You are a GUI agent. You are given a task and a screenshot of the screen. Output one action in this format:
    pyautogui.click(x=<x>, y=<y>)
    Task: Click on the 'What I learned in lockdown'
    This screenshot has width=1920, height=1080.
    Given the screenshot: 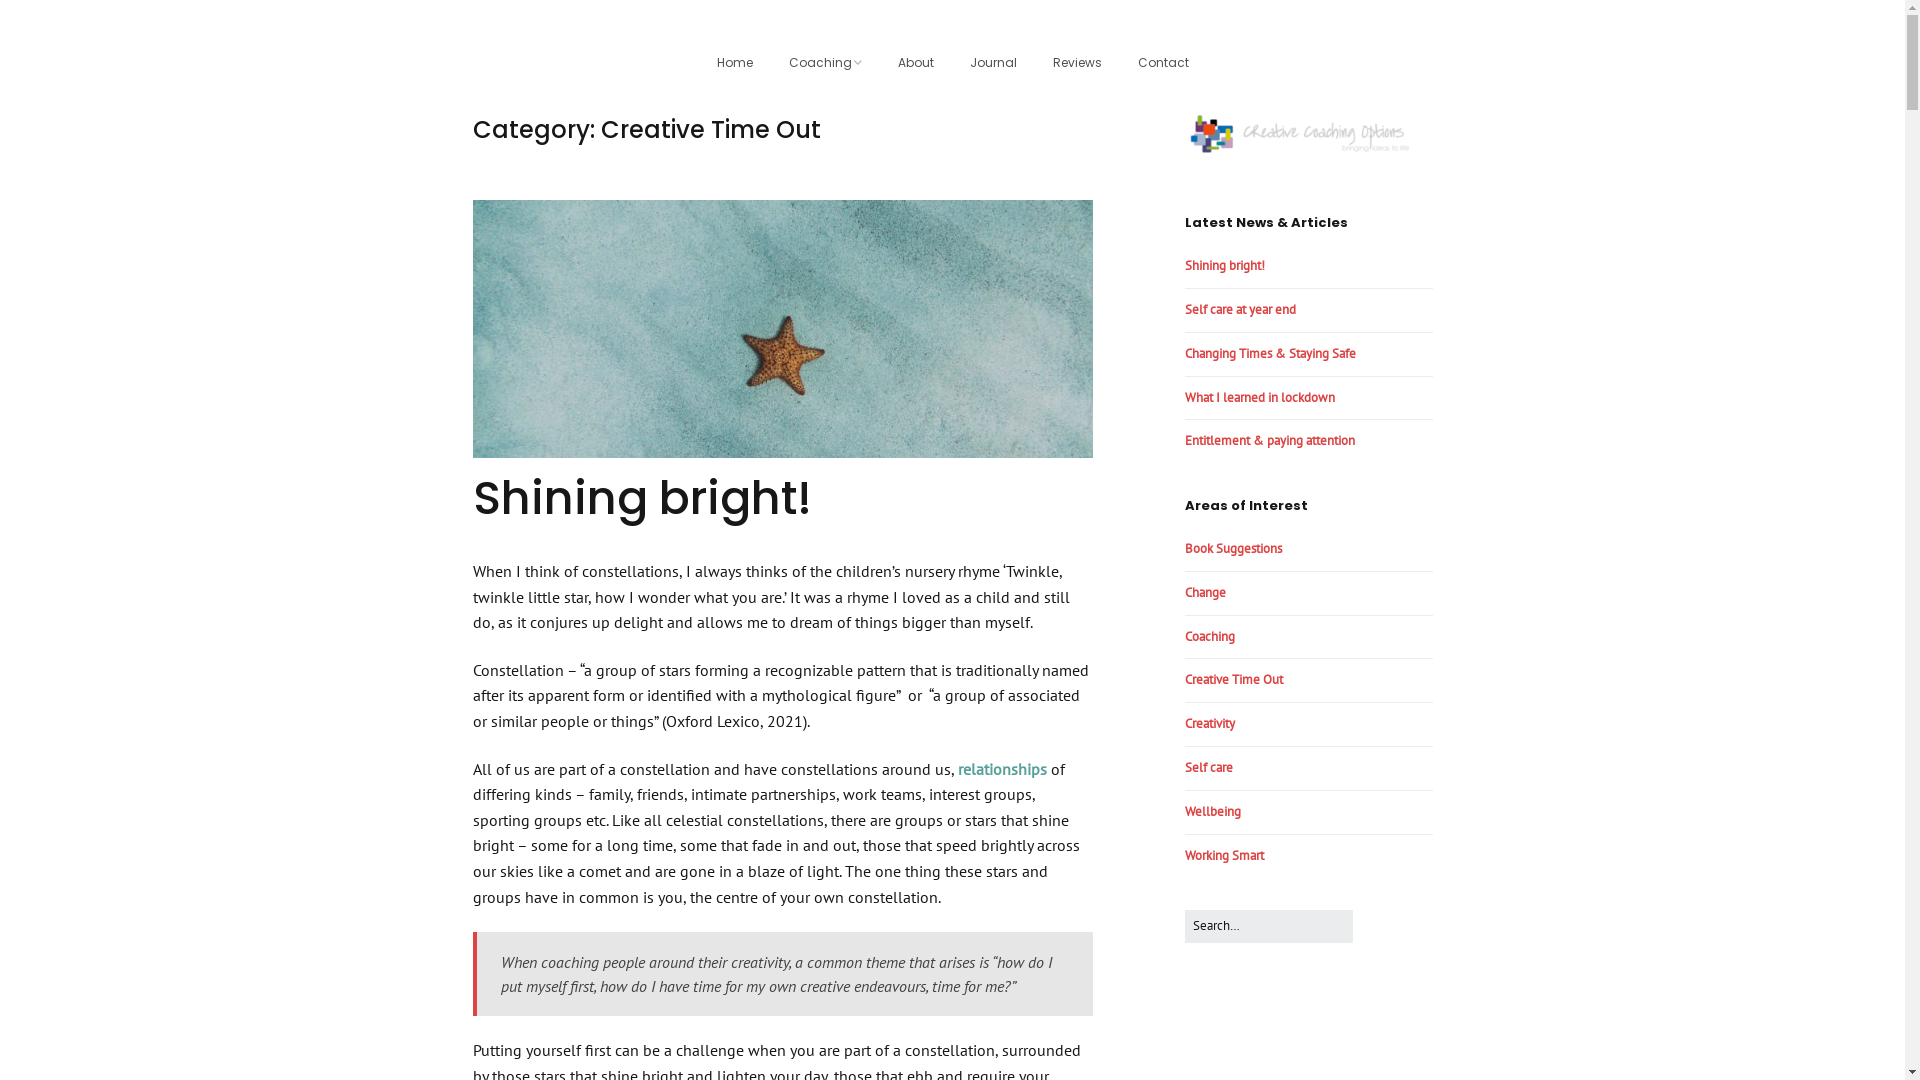 What is the action you would take?
    pyautogui.click(x=1257, y=397)
    